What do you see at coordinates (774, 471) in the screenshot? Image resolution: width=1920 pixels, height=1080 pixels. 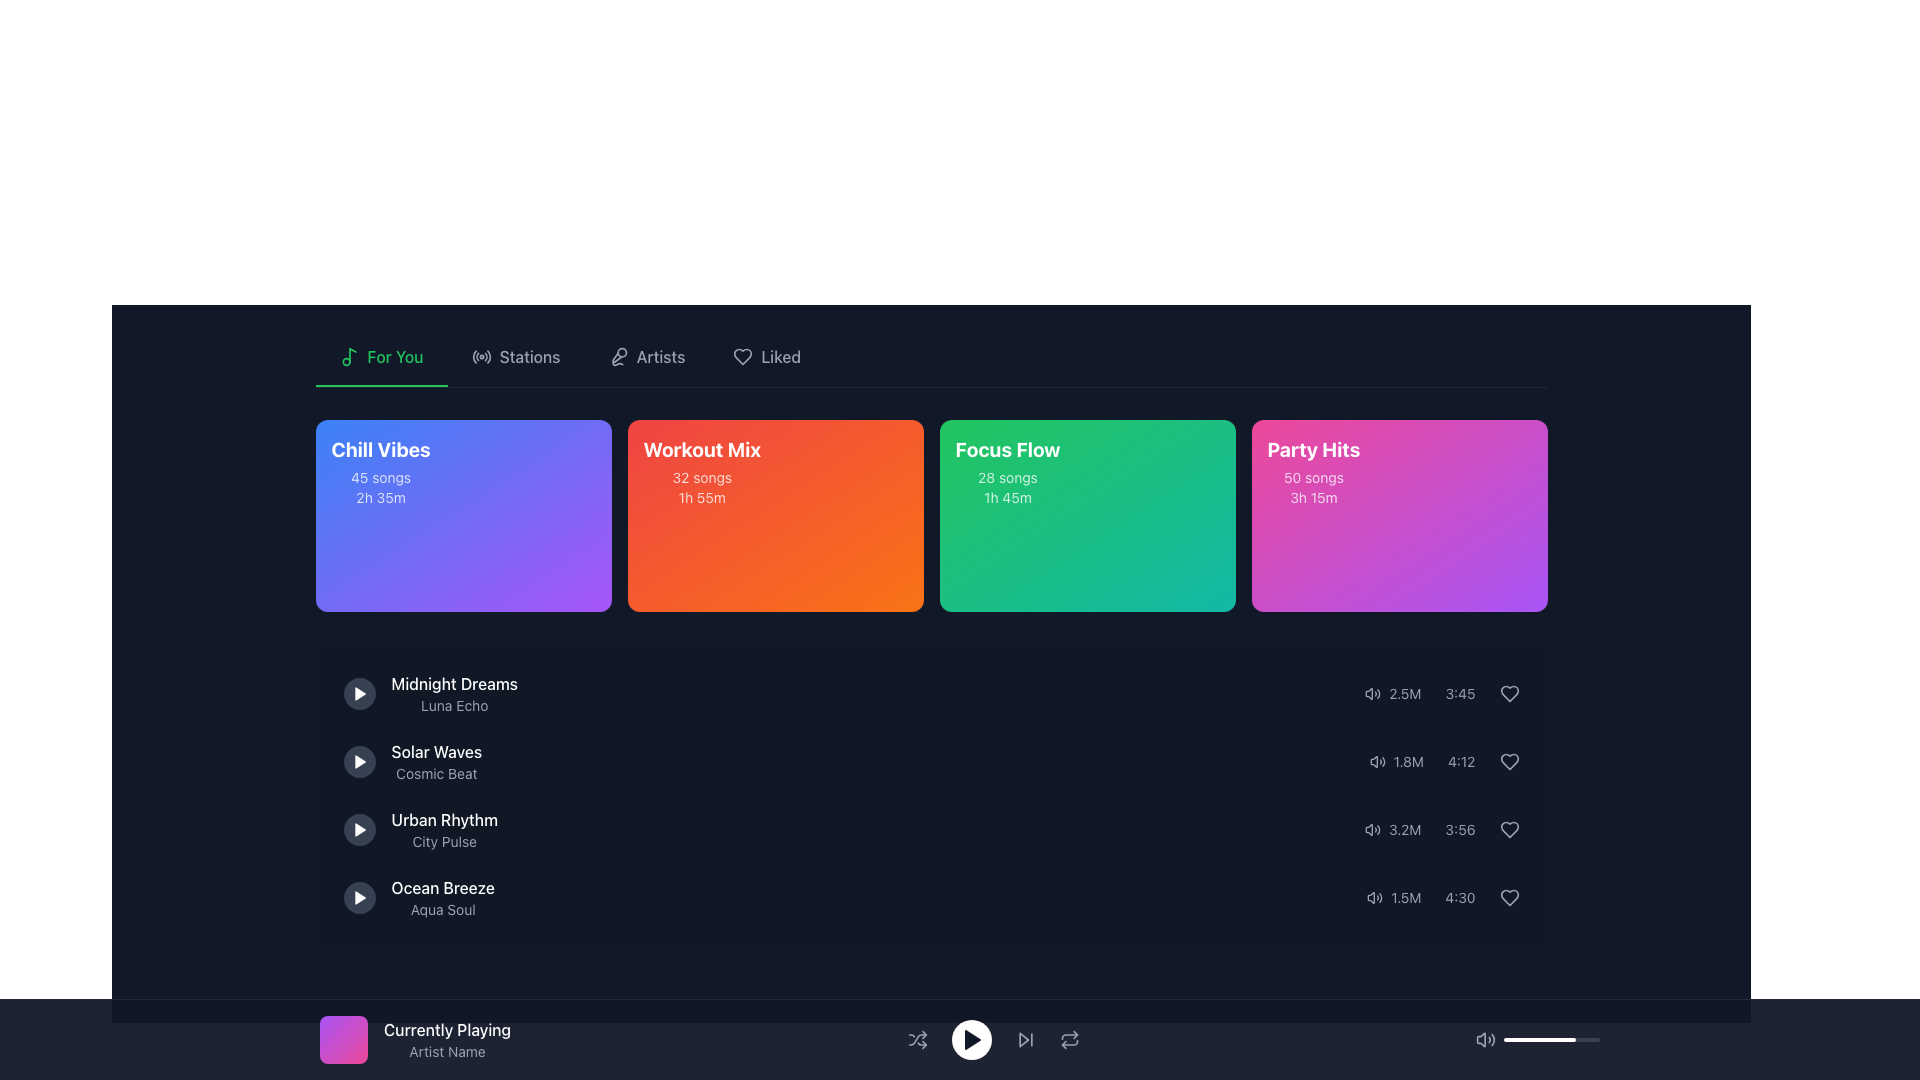 I see `the 'Workout Mix' Playlist card, which is the second card in the row of music playlists` at bounding box center [774, 471].